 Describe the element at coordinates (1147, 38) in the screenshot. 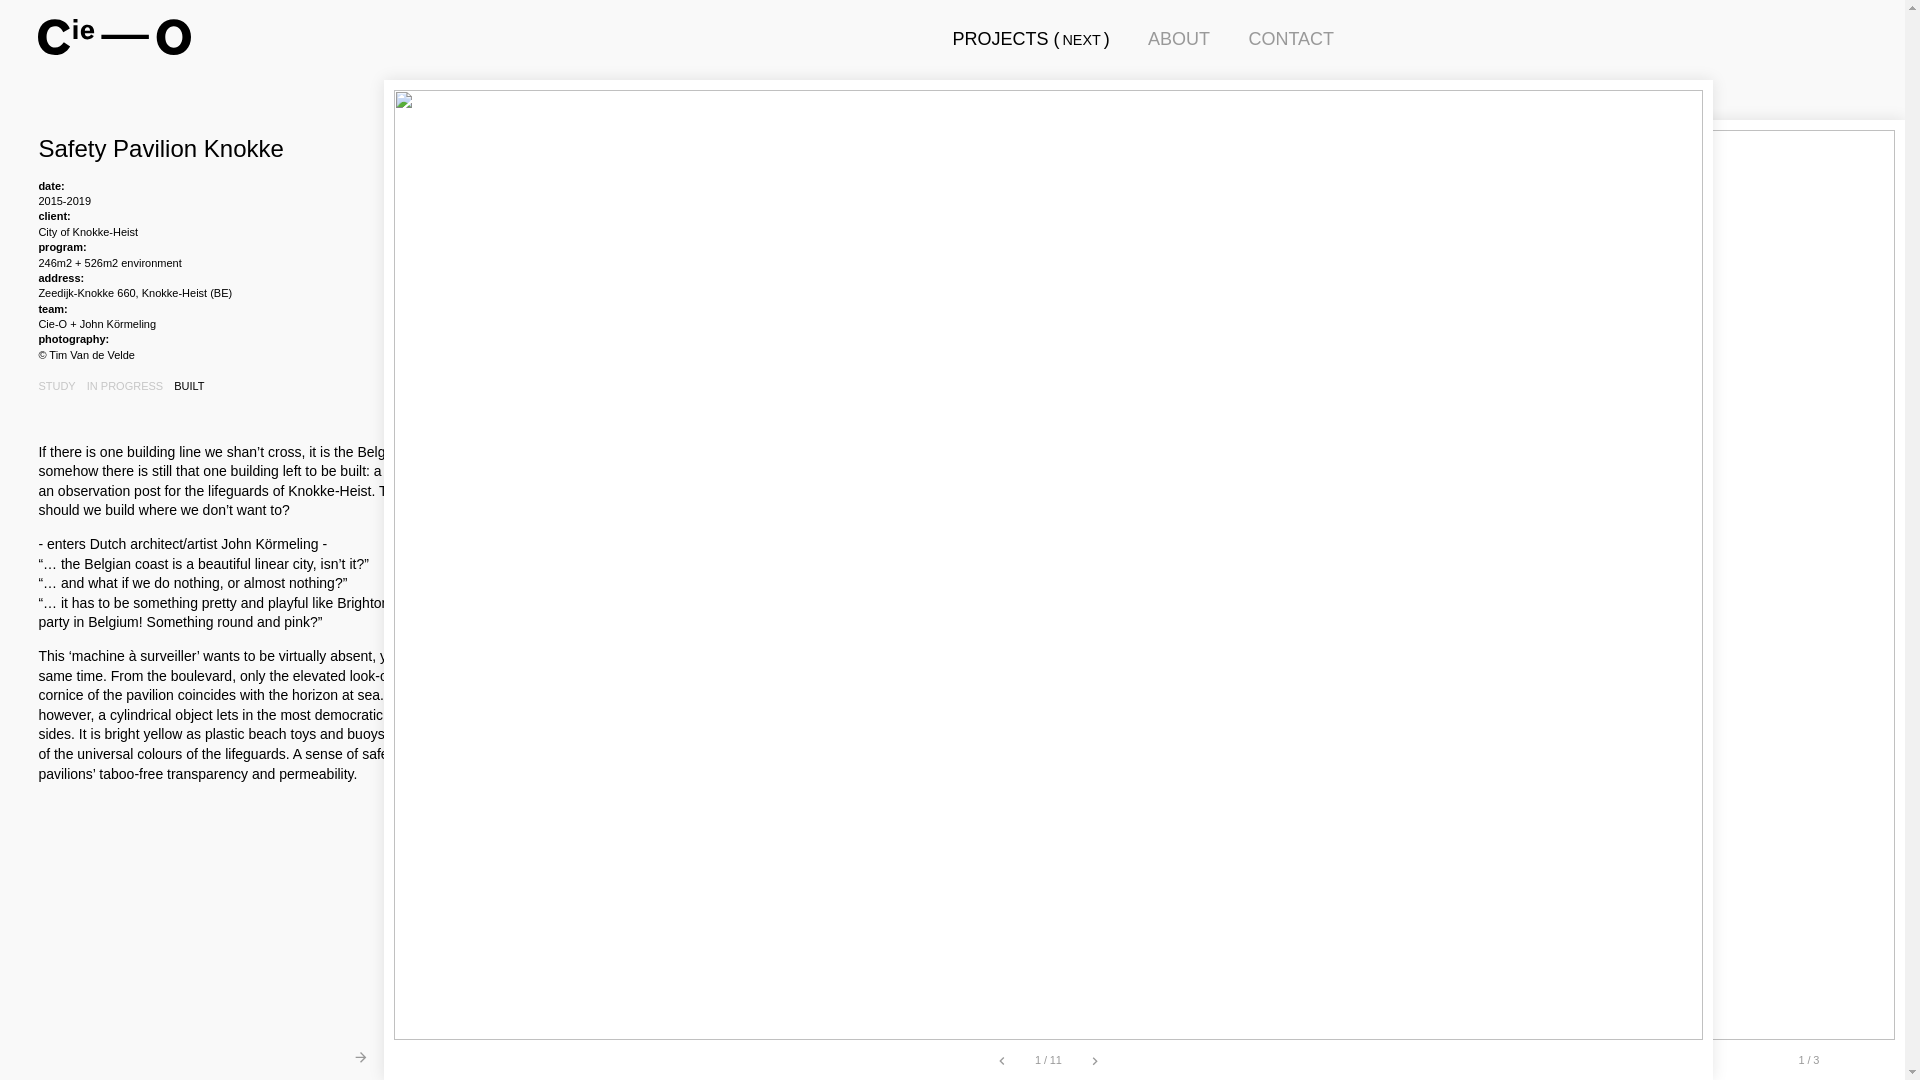

I see `'ABOUT'` at that location.